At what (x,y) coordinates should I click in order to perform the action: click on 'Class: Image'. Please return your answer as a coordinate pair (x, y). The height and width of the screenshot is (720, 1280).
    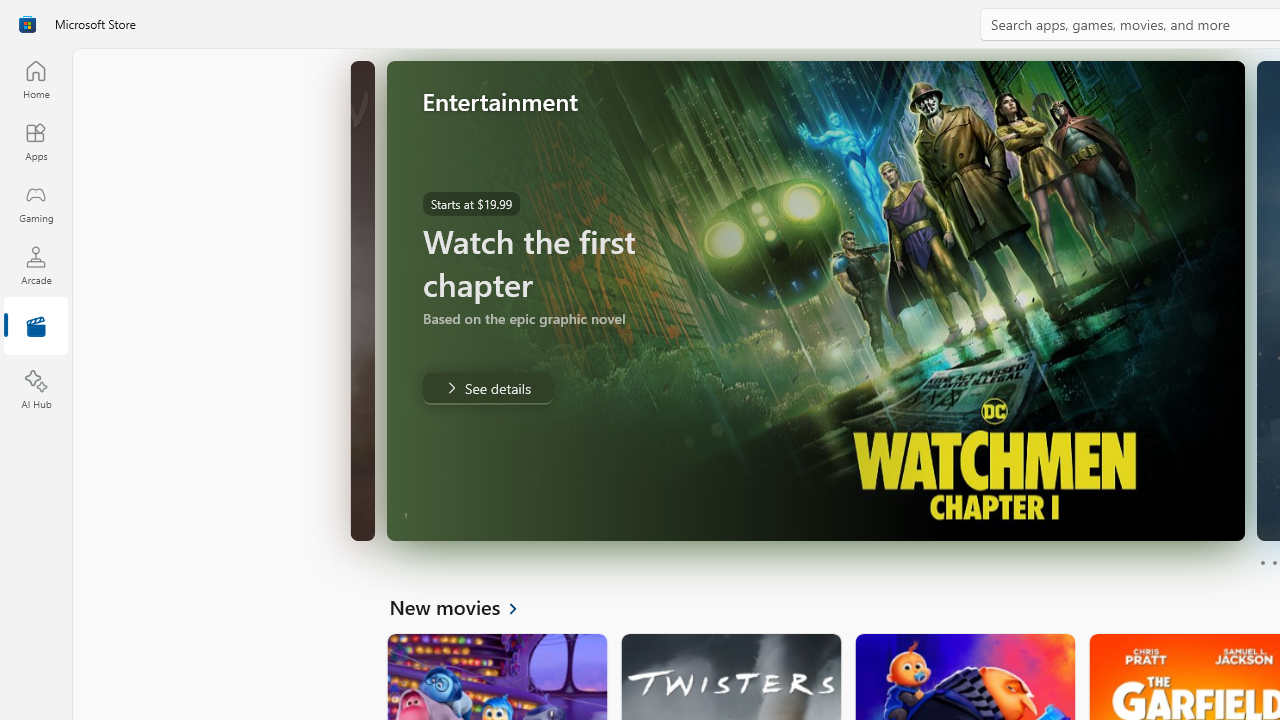
    Looking at the image, I should click on (27, 24).